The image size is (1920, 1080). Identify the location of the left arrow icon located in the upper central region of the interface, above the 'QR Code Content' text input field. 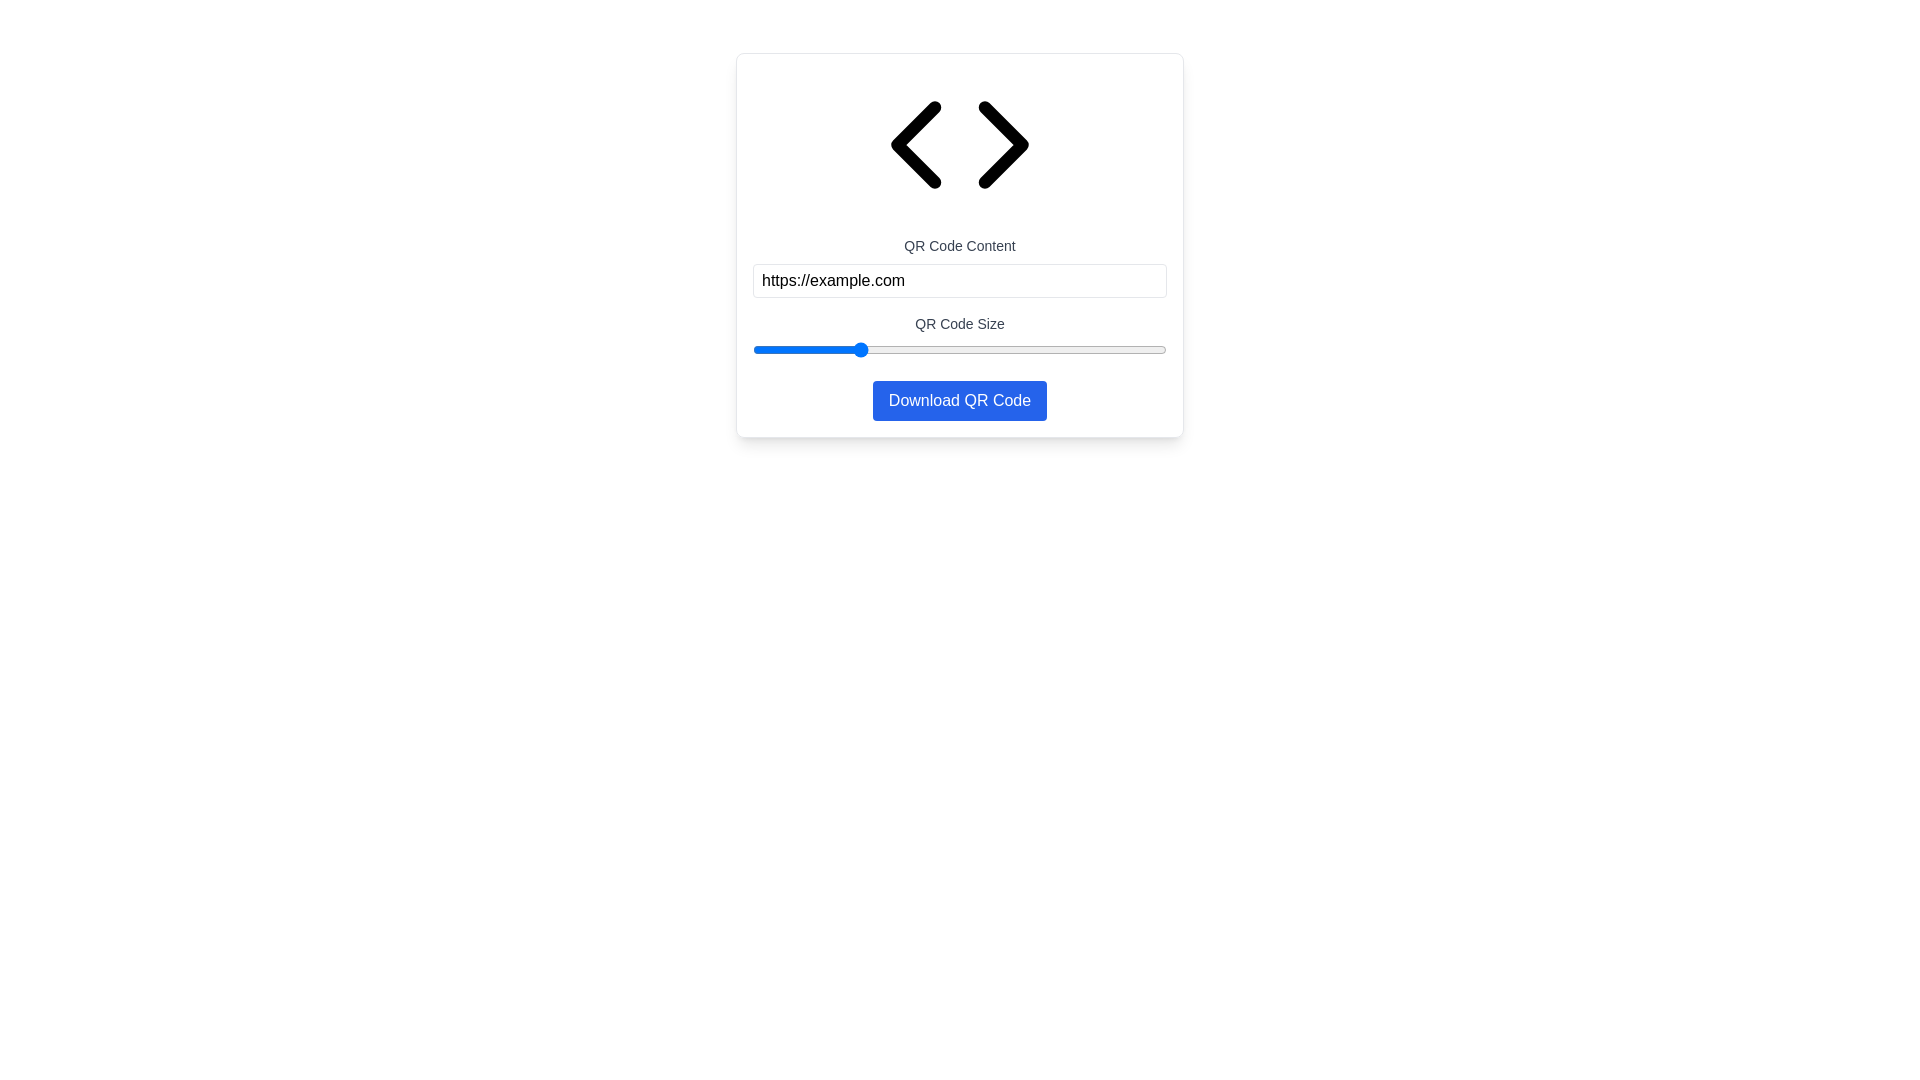
(915, 144).